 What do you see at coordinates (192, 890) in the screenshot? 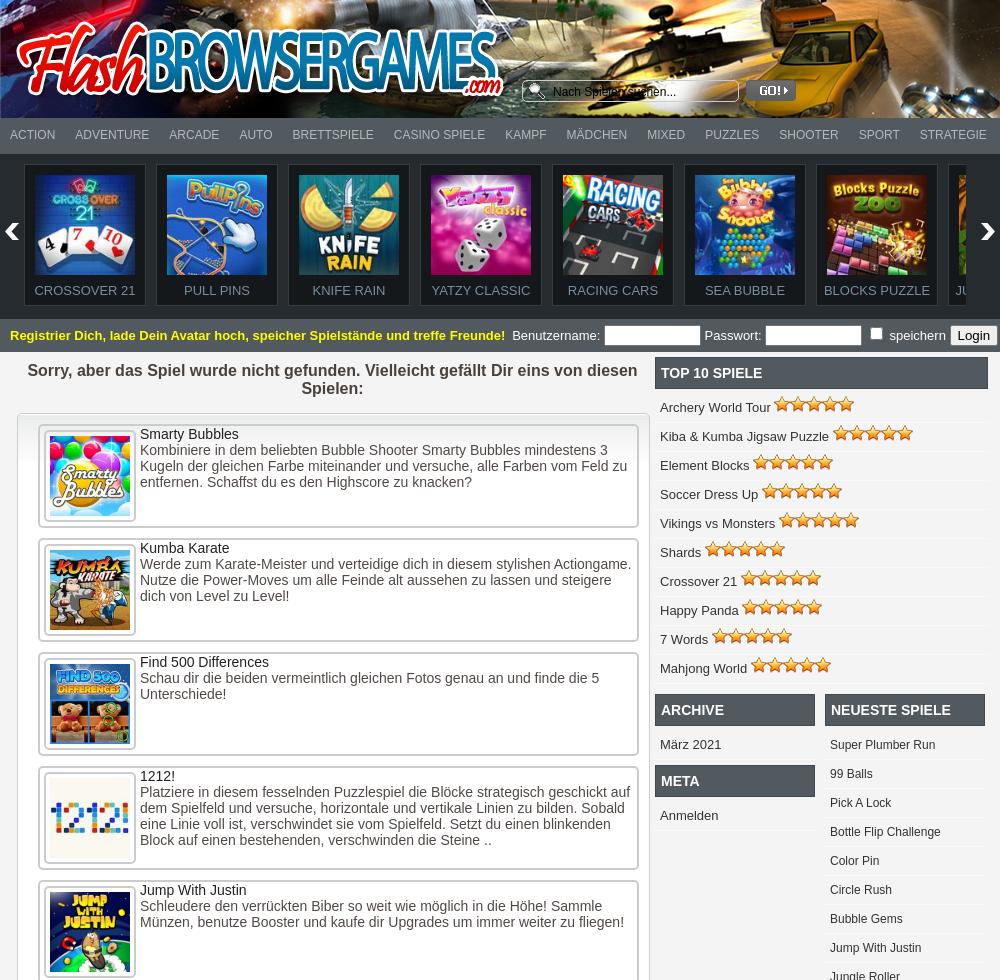
I see `'Jump With Justin'` at bounding box center [192, 890].